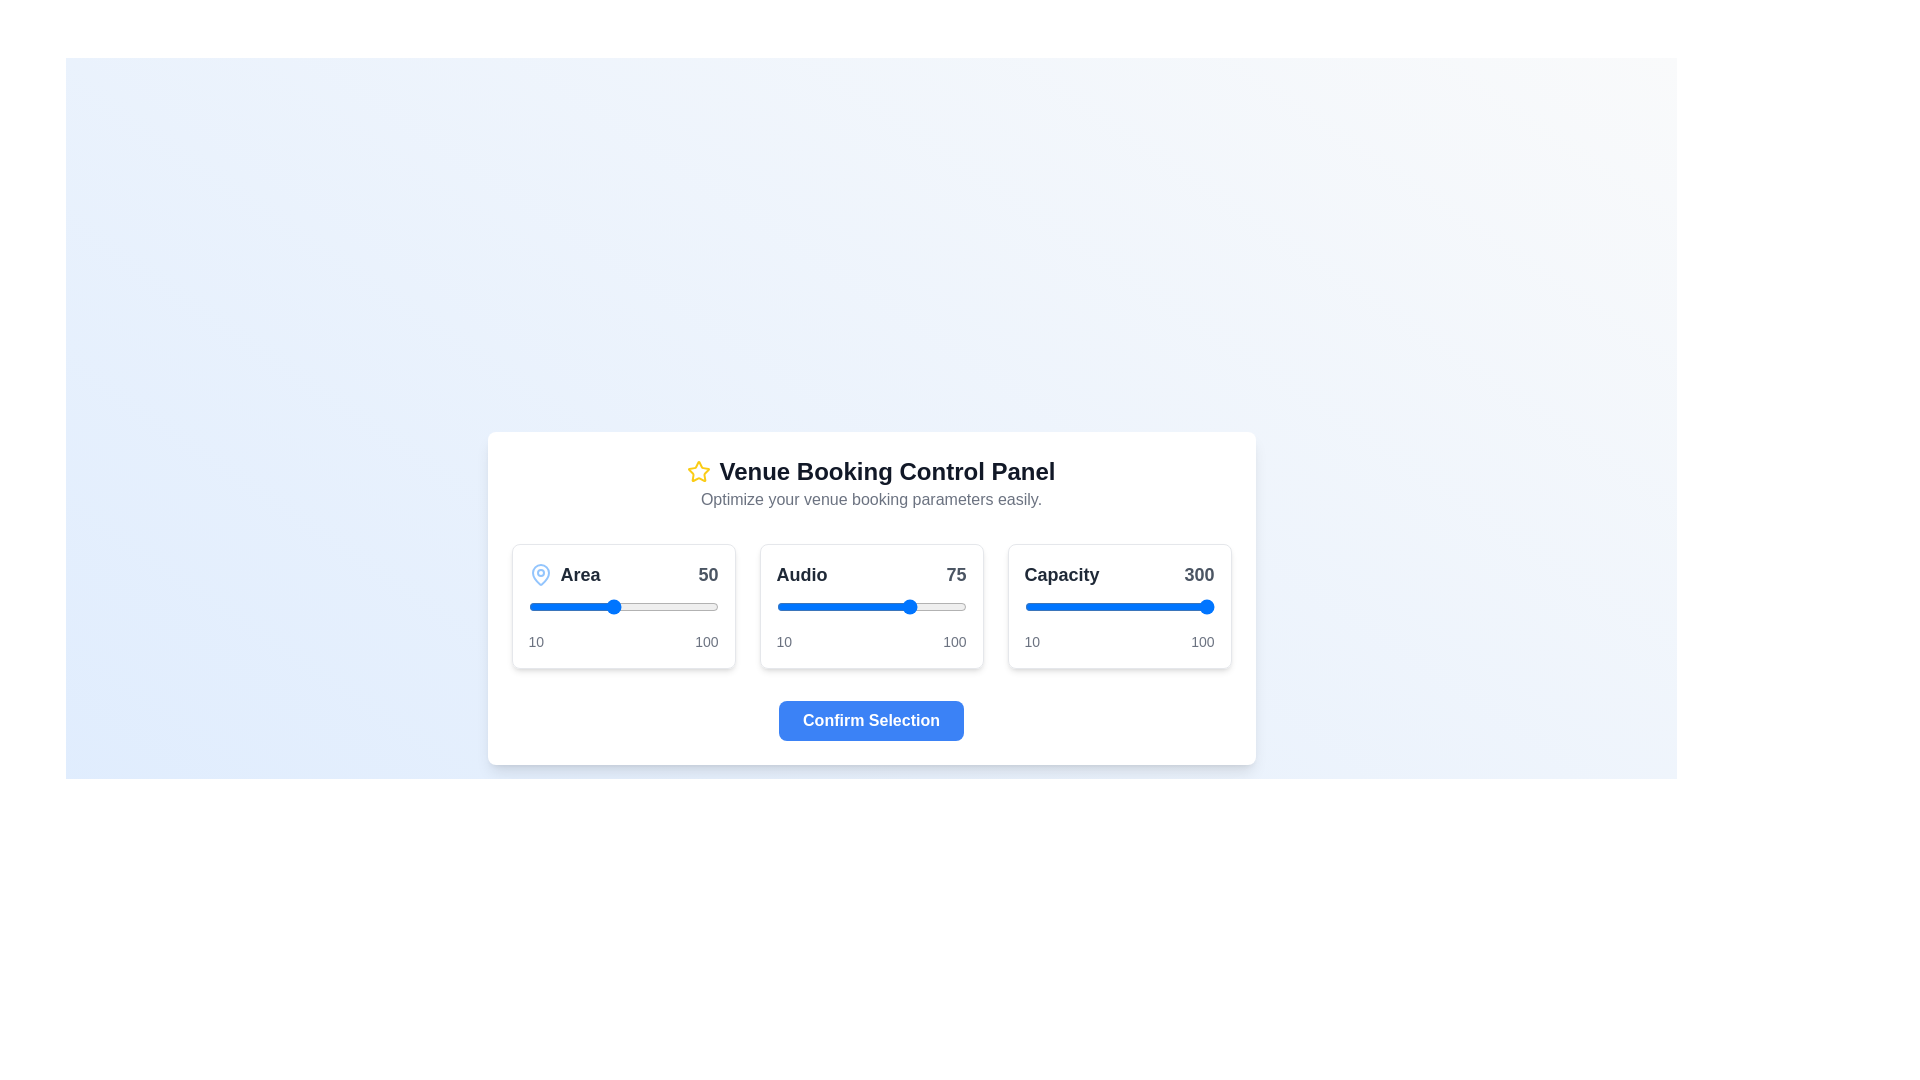 Image resolution: width=1920 pixels, height=1080 pixels. Describe the element at coordinates (594, 605) in the screenshot. I see `the Area slider` at that location.